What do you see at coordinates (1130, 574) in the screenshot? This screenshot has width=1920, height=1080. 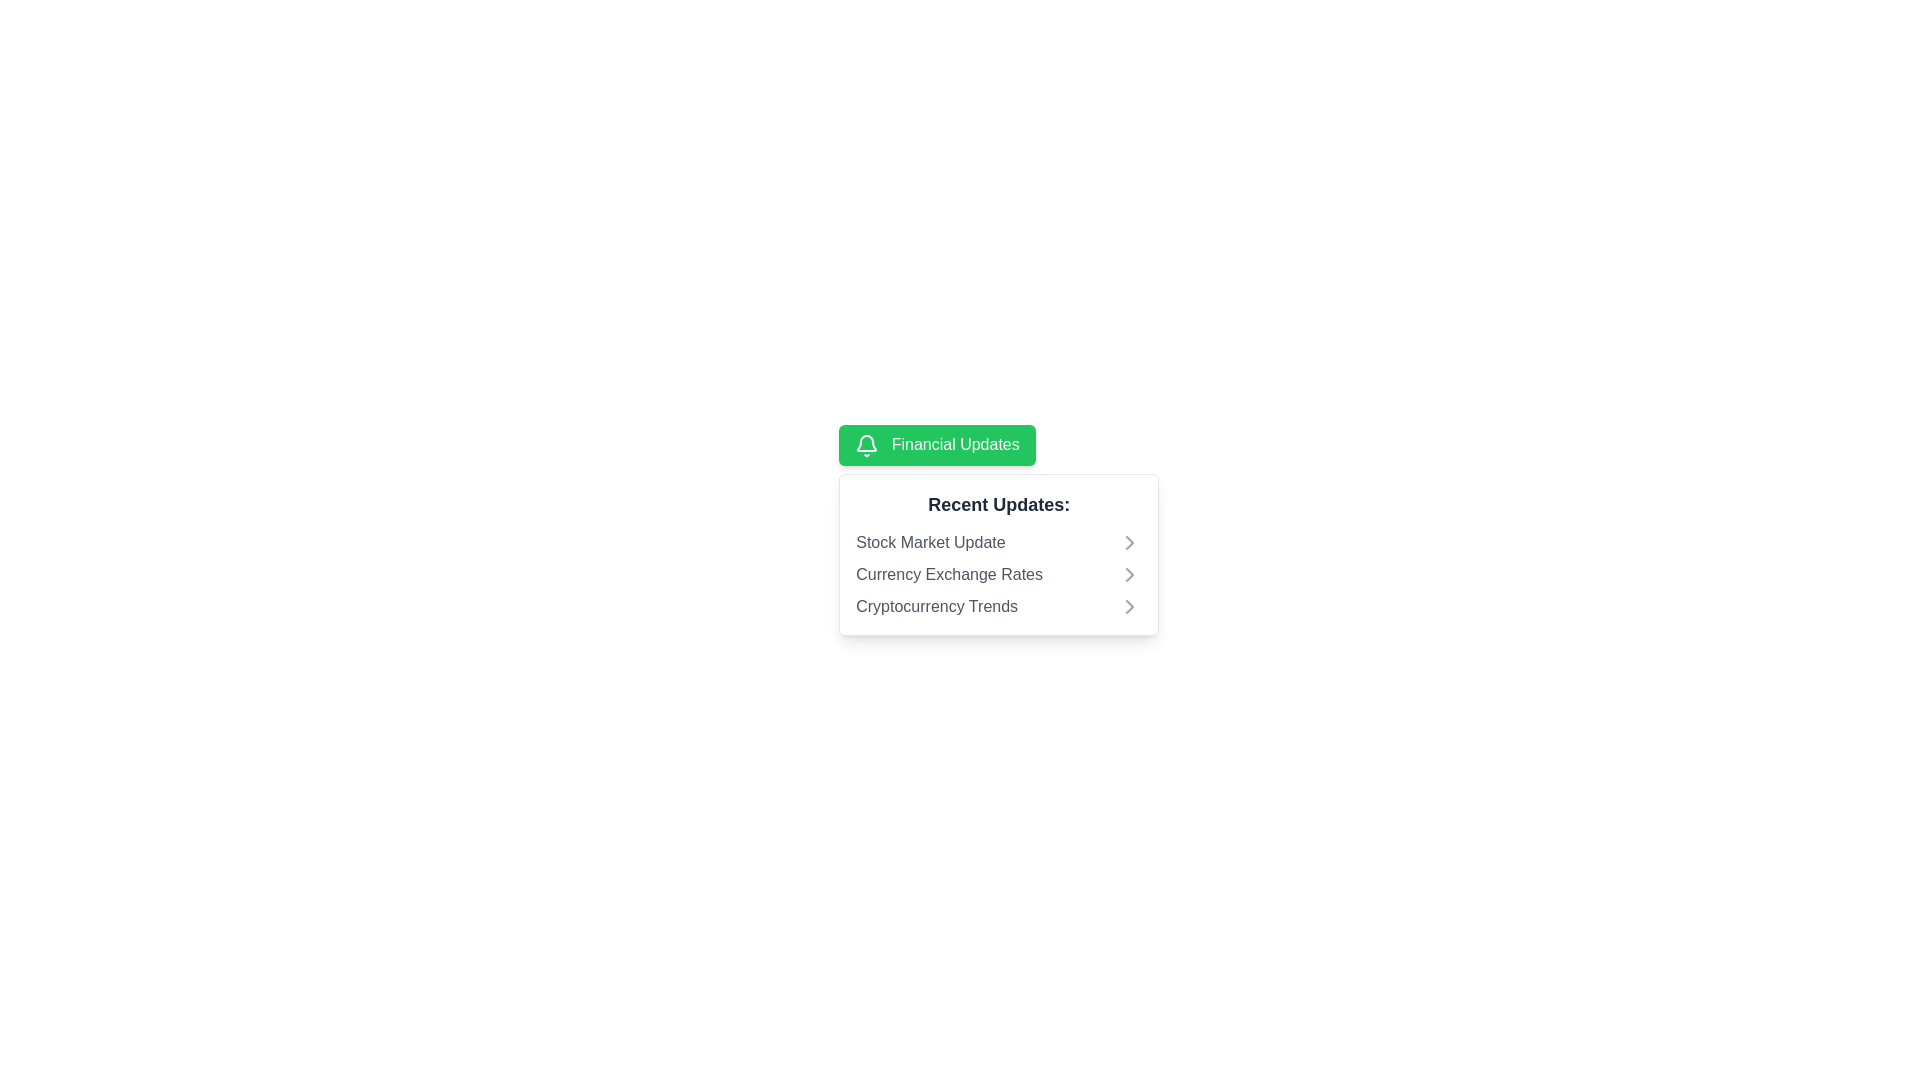 I see `the third icon on the far right of the 'Currency Exchange Rates' row, which indicates that this row is actionable and likely opens a detailed view or navigation` at bounding box center [1130, 574].